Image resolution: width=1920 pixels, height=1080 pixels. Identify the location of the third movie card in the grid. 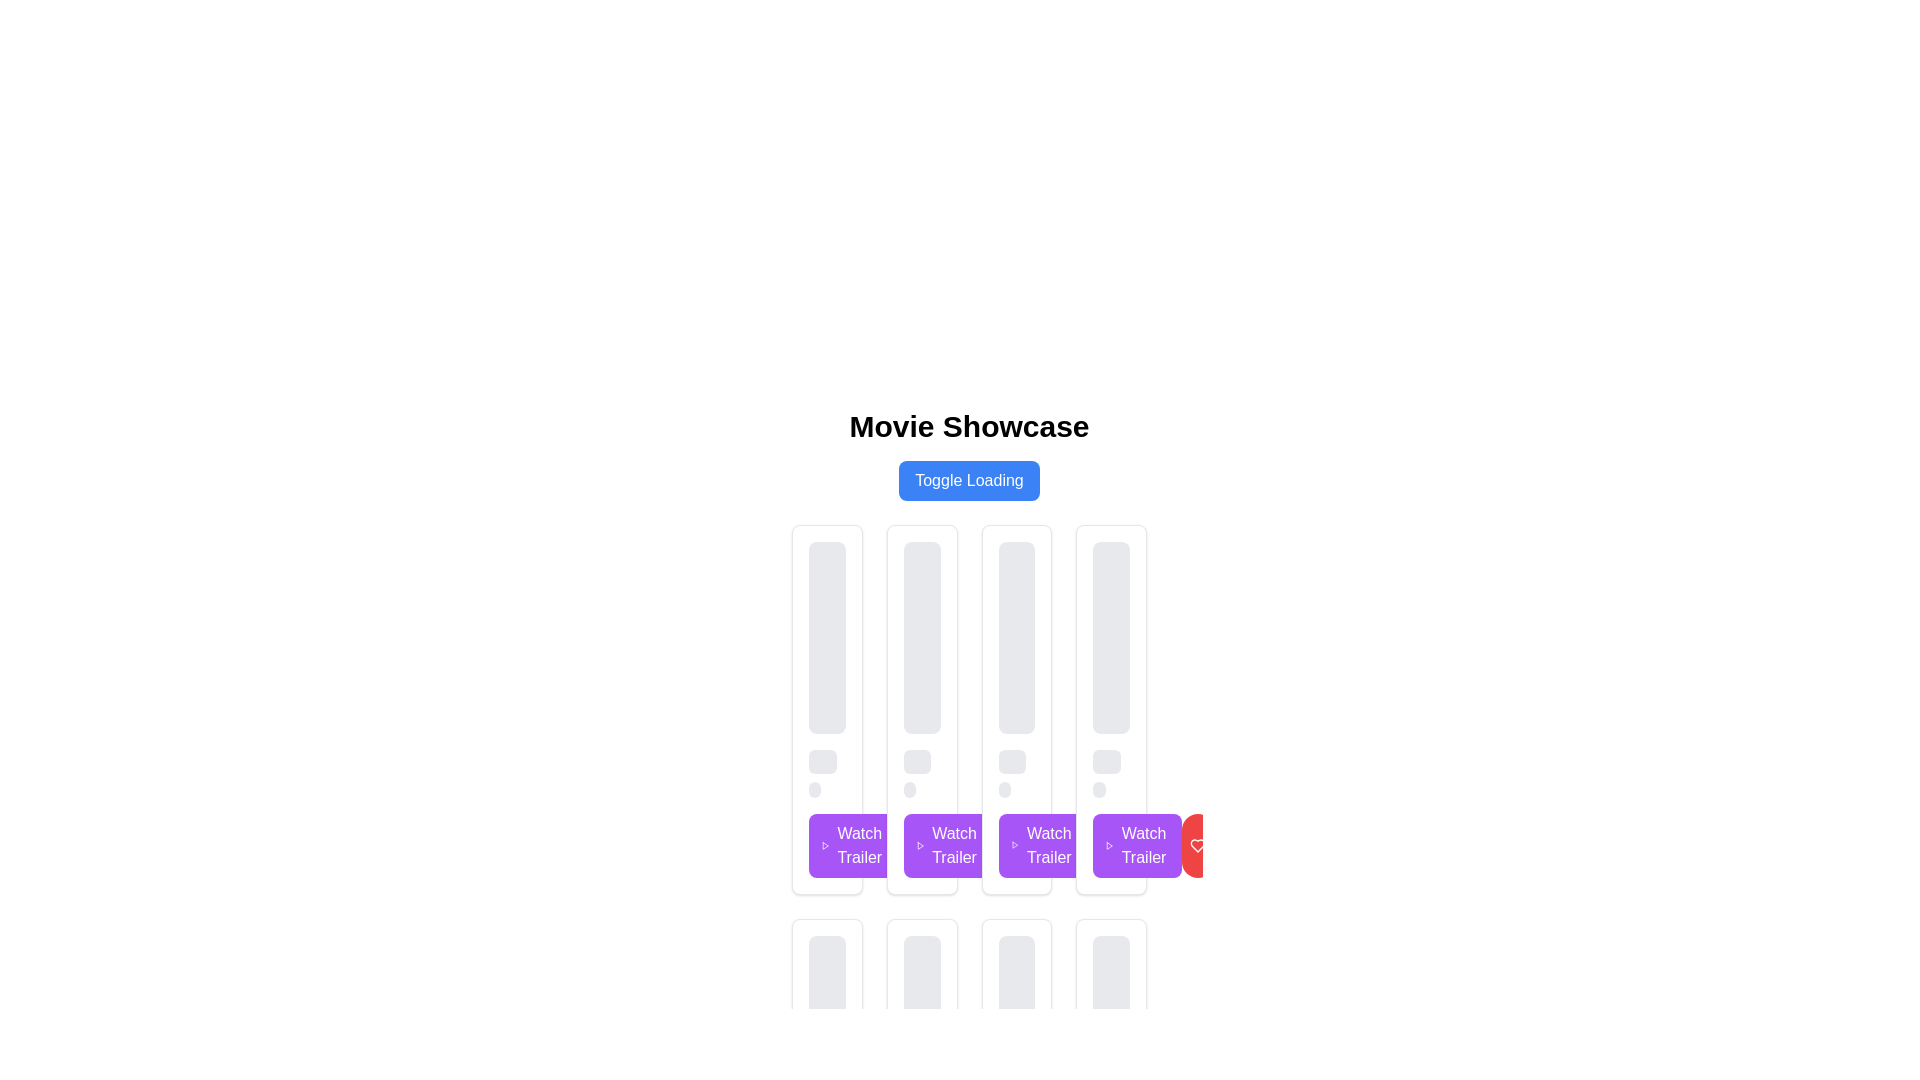
(1016, 708).